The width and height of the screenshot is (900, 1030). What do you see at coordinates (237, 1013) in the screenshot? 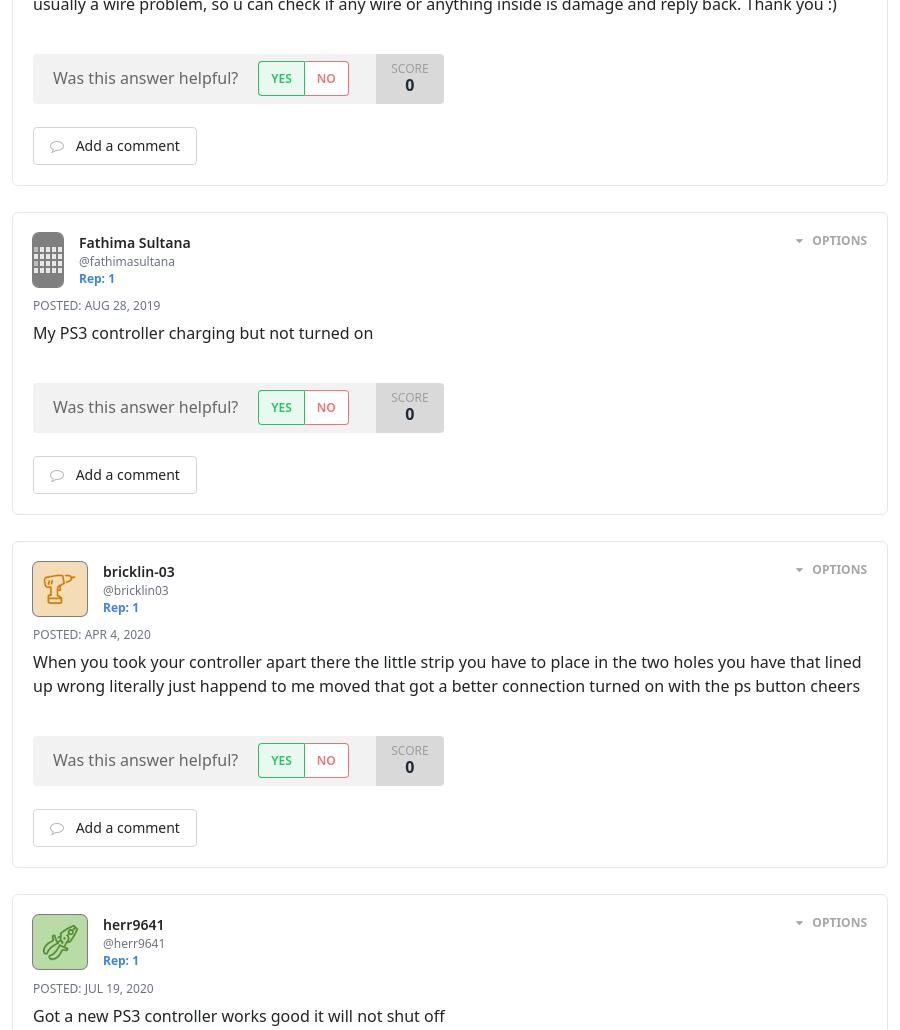
I see `'Got a new PS3 controller works good it will not shut off'` at bounding box center [237, 1013].